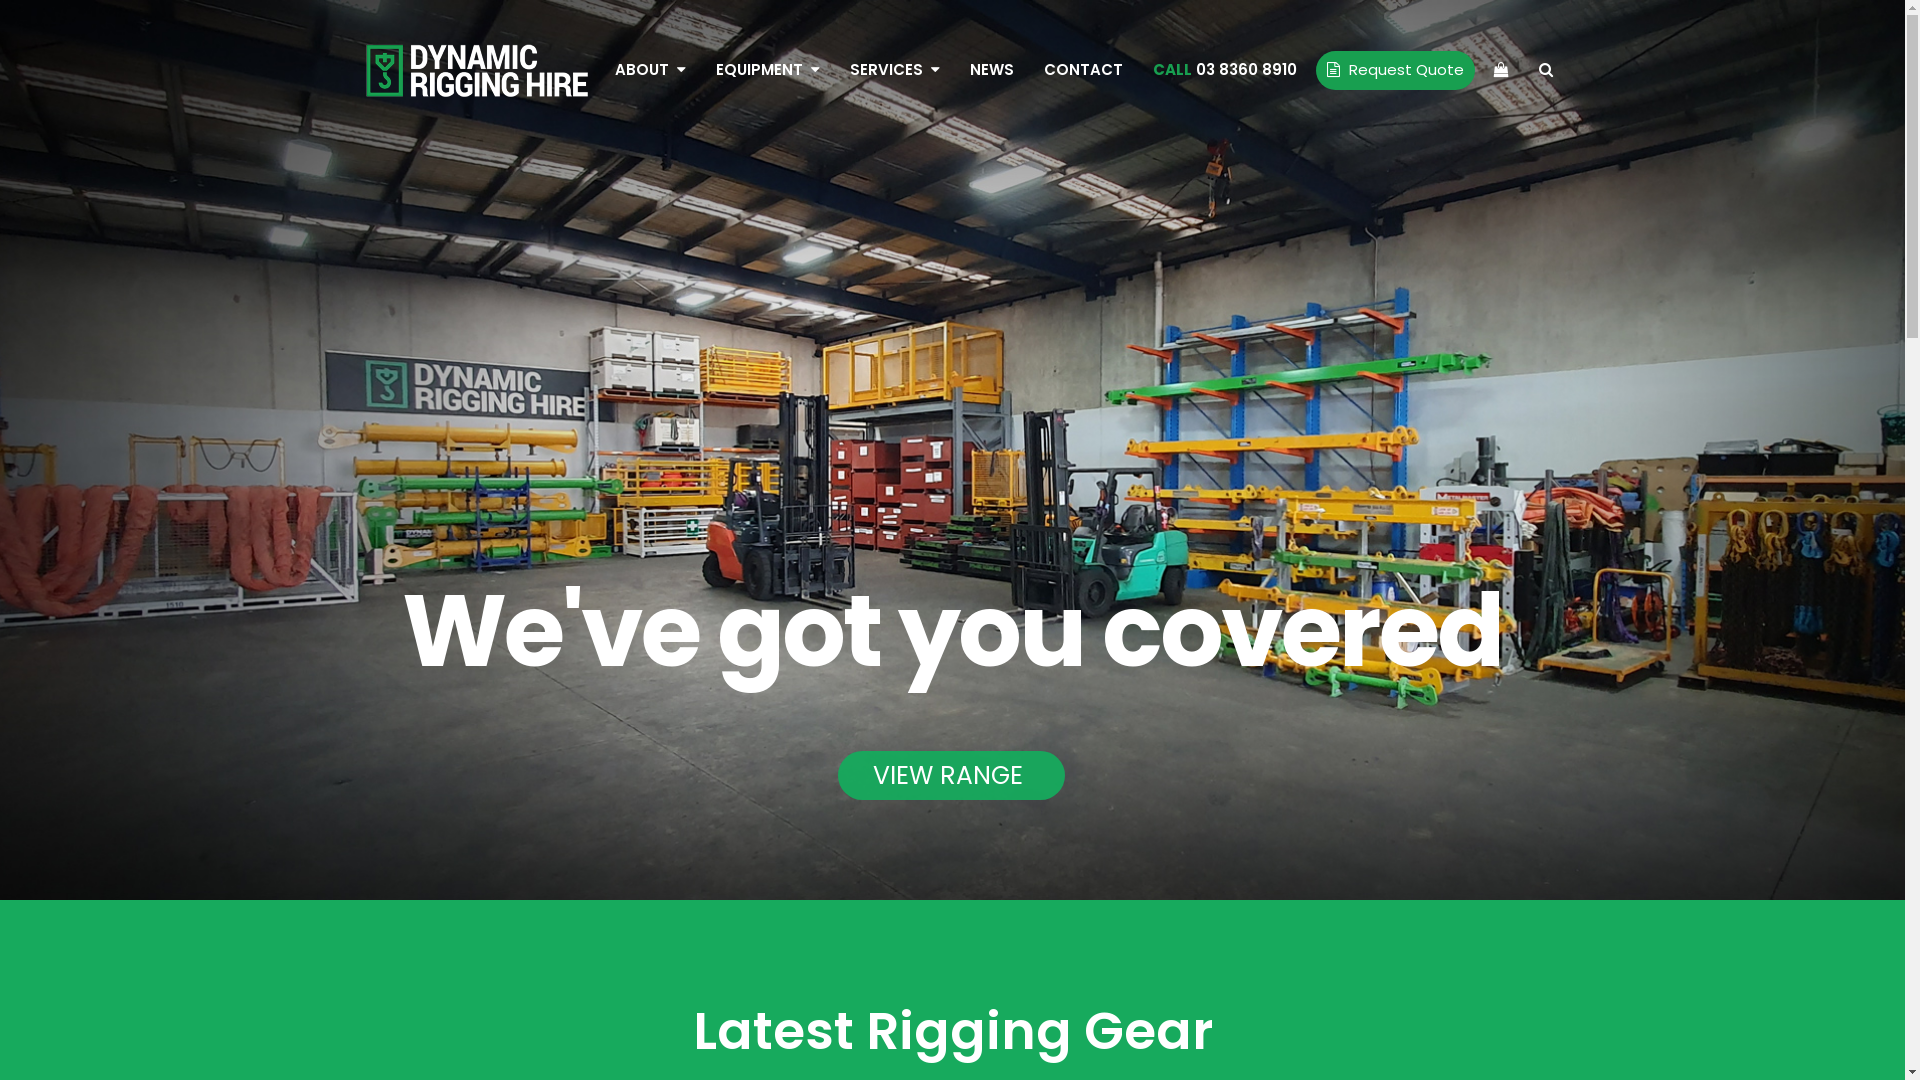  I want to click on 'EQUIPMENT', so click(766, 68).